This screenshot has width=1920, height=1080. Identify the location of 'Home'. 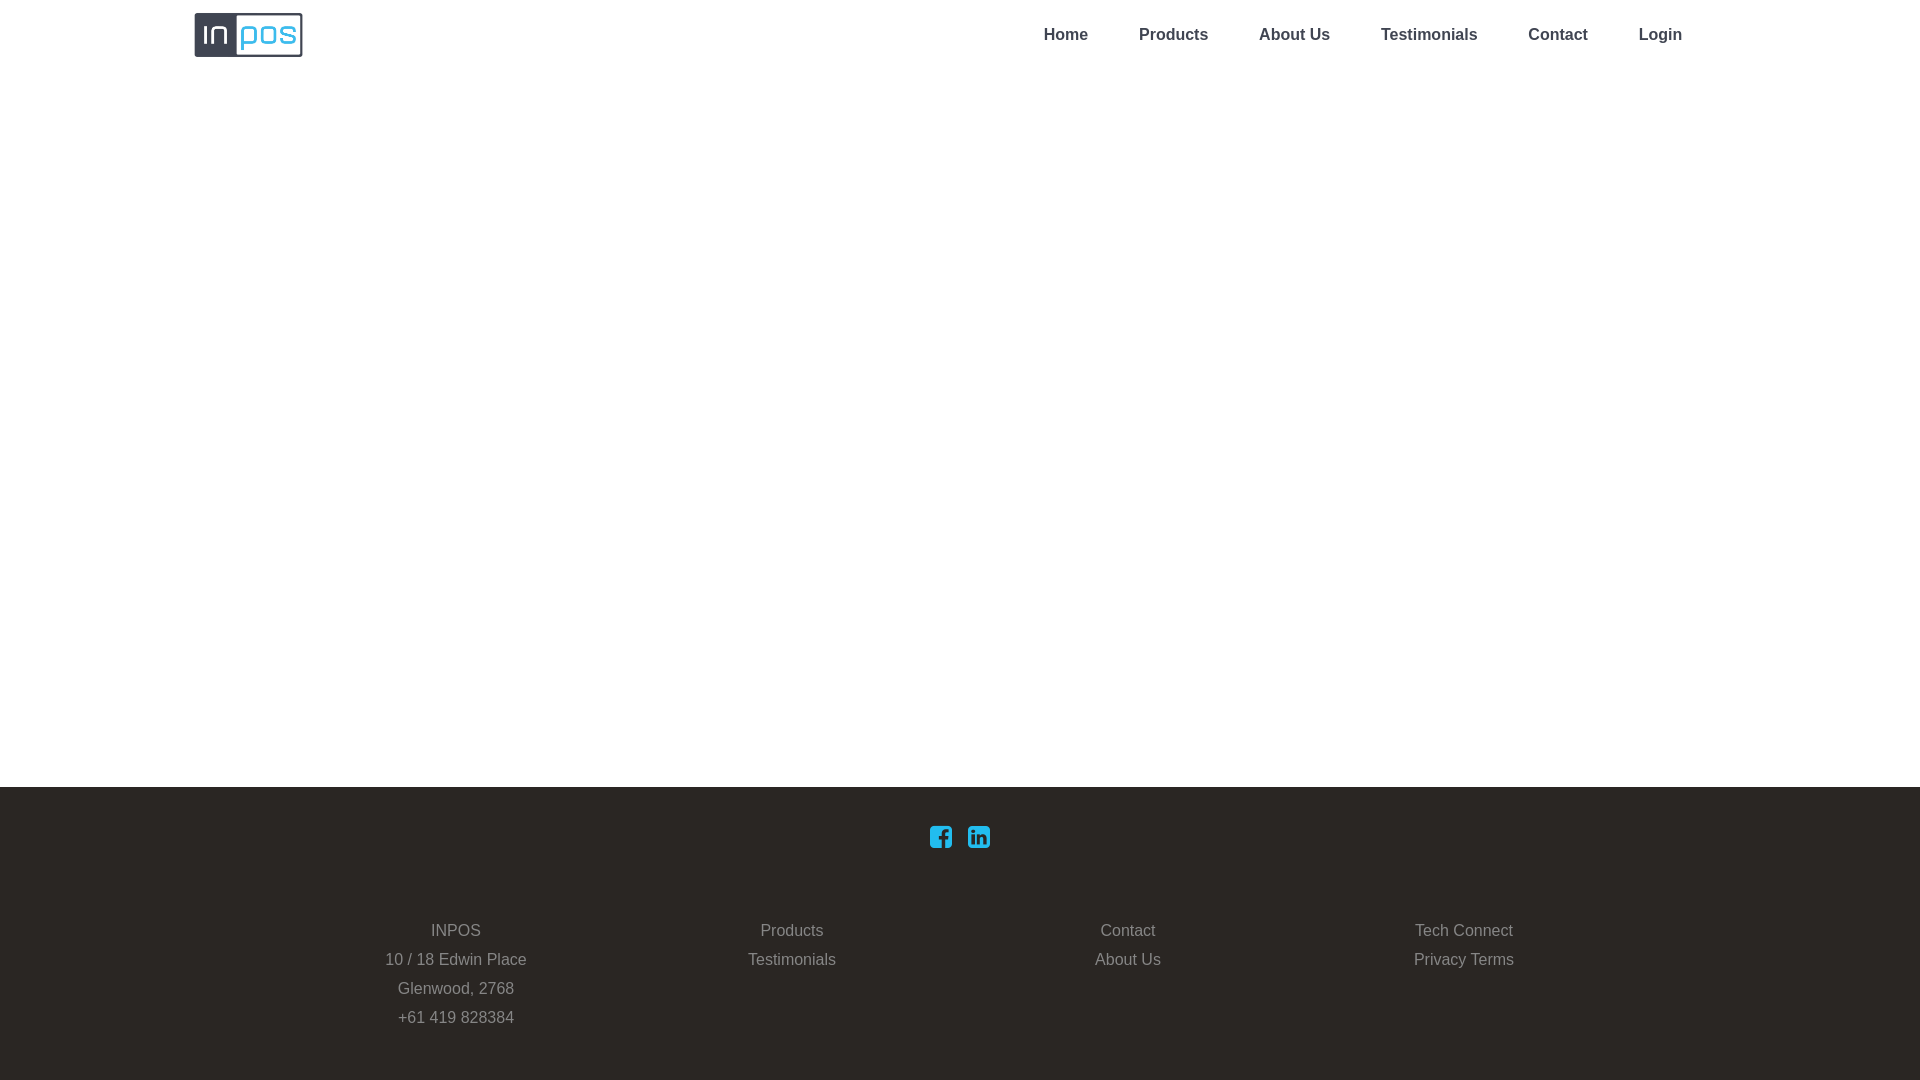
(1064, 34).